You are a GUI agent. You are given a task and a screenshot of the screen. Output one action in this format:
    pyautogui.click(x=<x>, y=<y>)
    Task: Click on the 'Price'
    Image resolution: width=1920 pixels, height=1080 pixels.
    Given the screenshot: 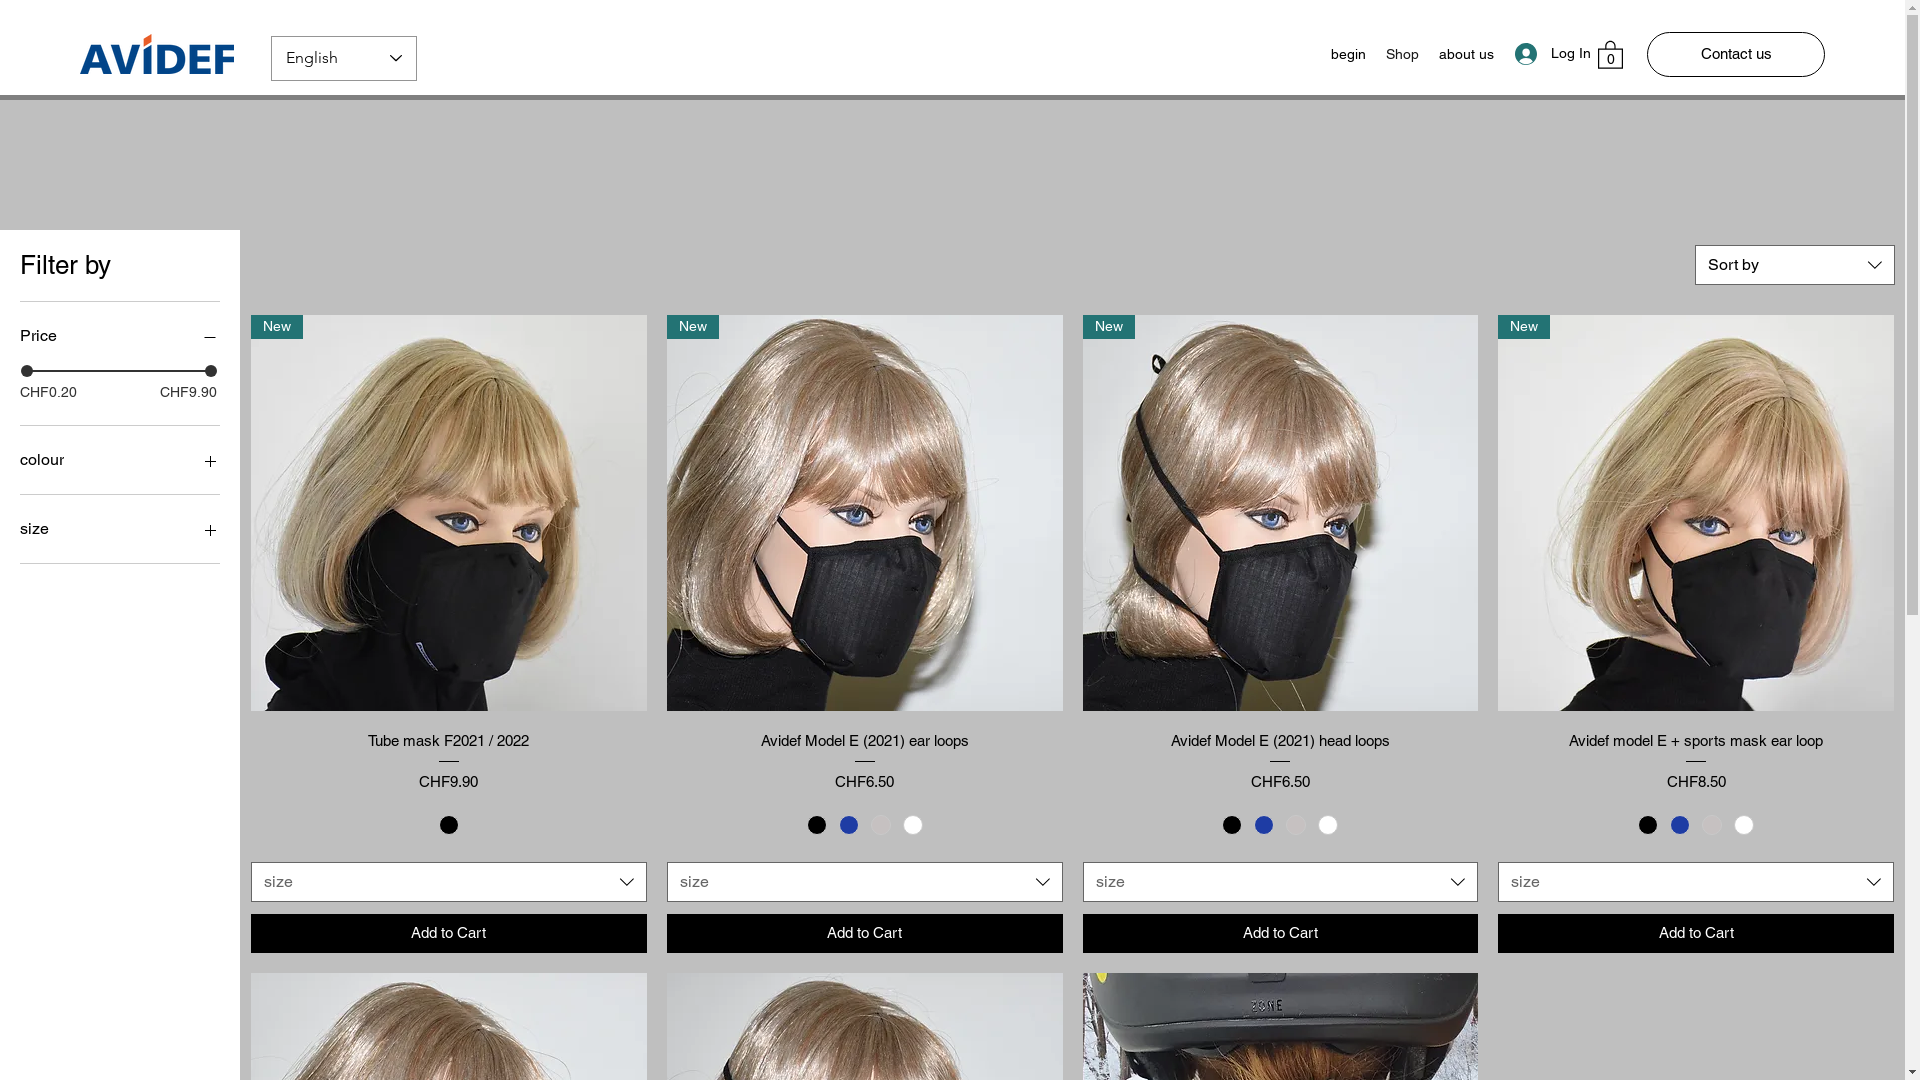 What is the action you would take?
    pyautogui.click(x=19, y=334)
    